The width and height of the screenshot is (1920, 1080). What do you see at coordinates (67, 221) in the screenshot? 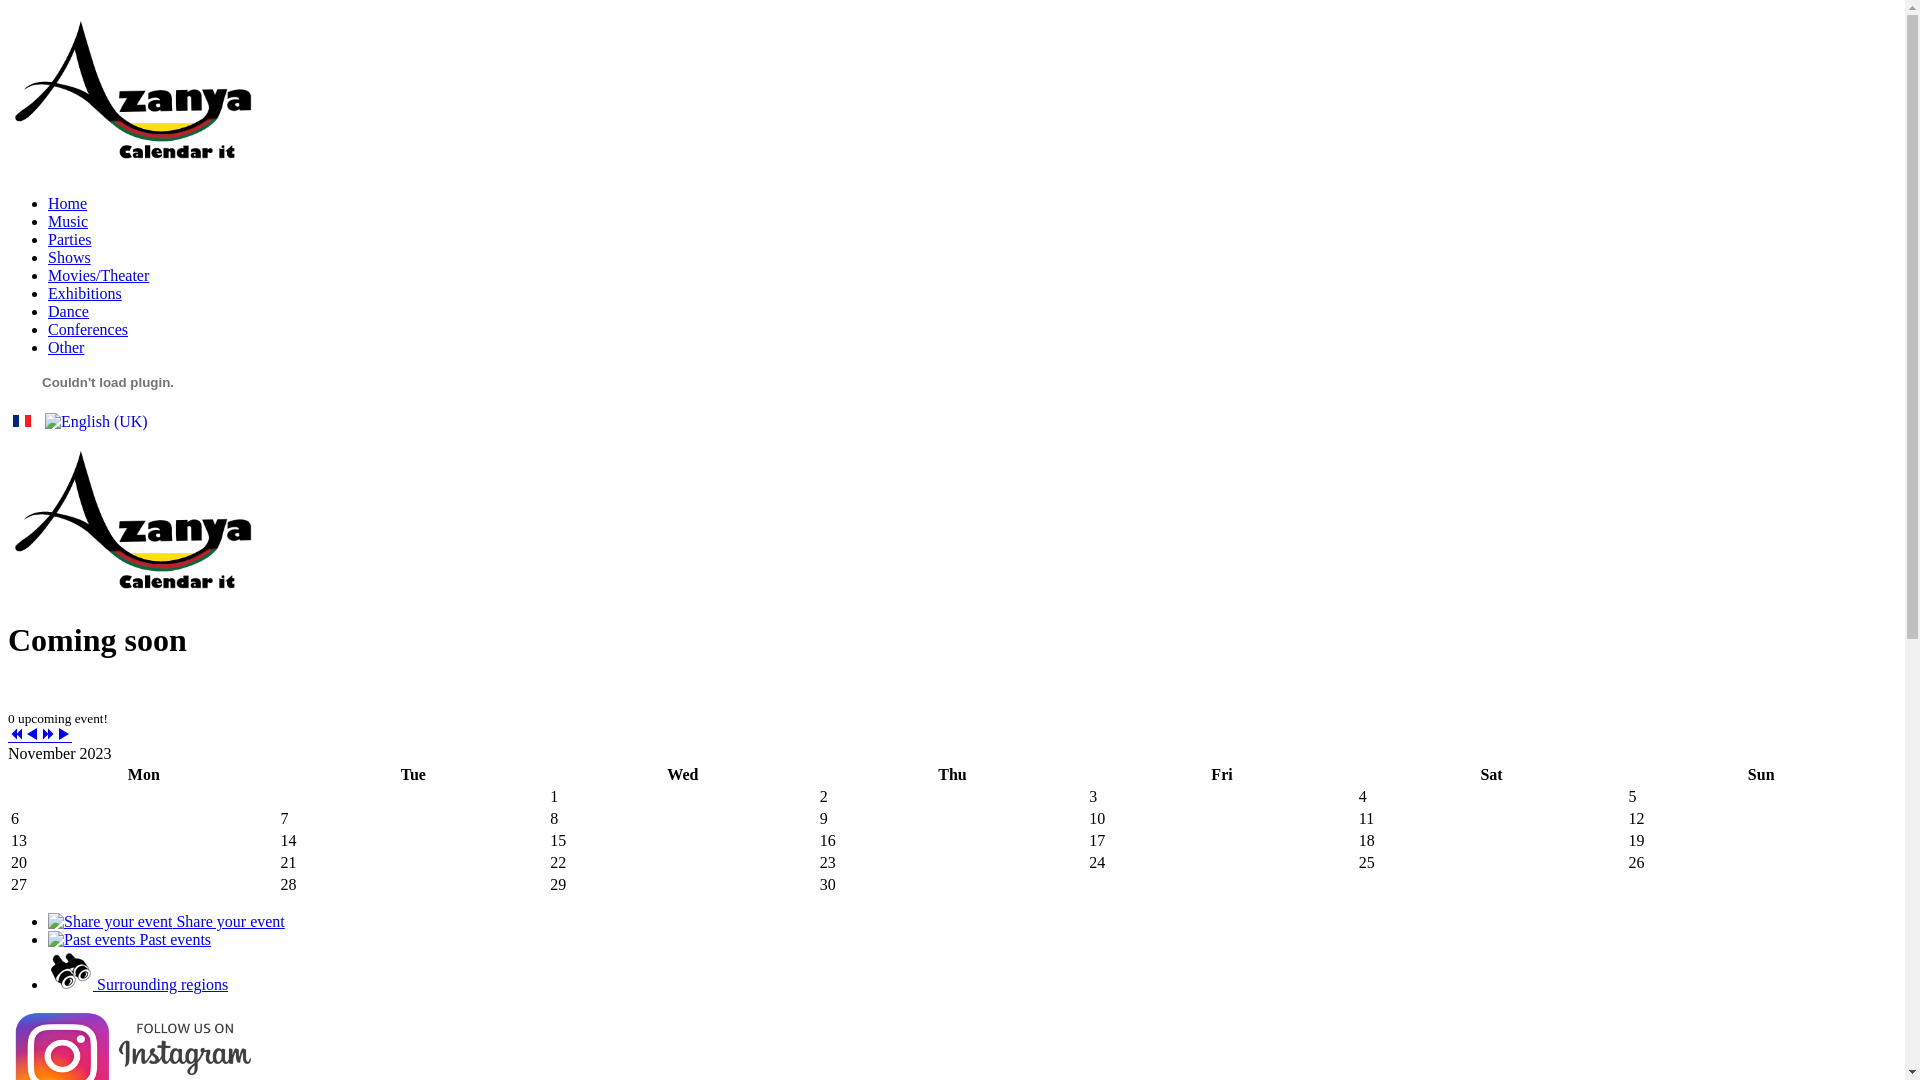
I see `'Music'` at bounding box center [67, 221].